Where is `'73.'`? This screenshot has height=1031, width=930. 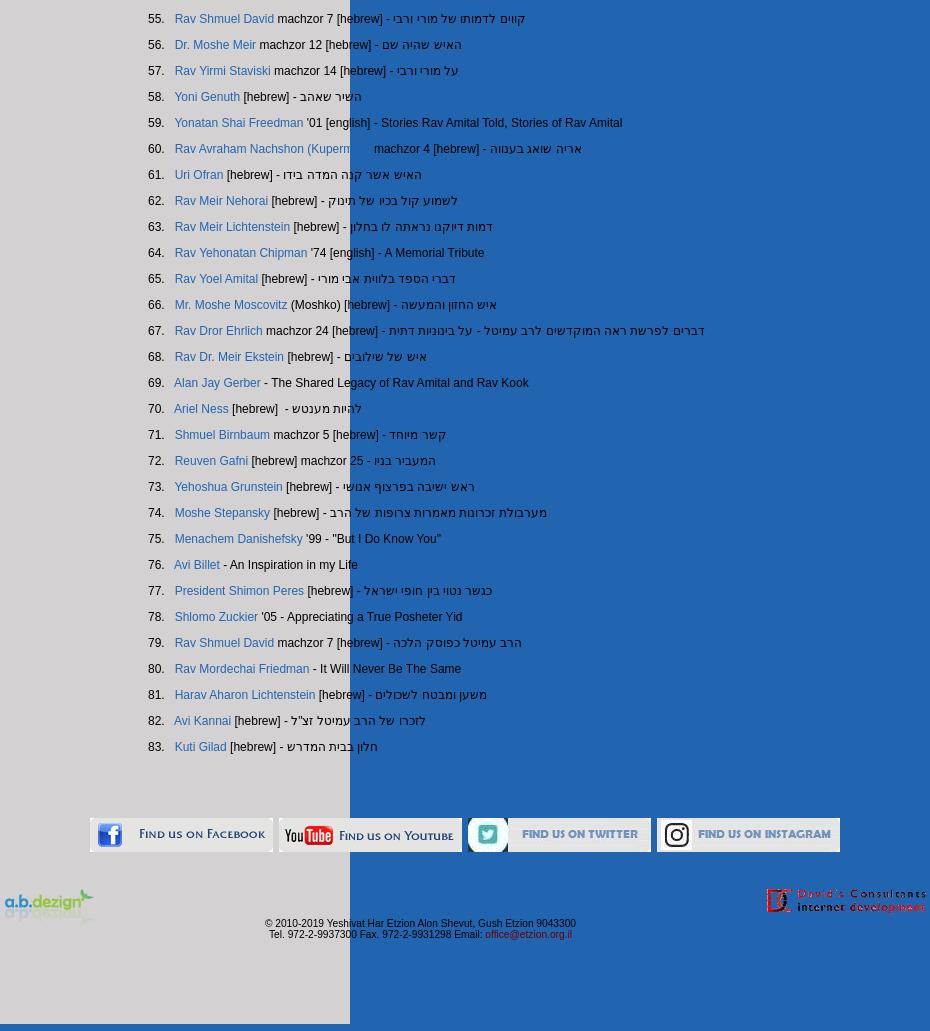 '73.' is located at coordinates (147, 487).